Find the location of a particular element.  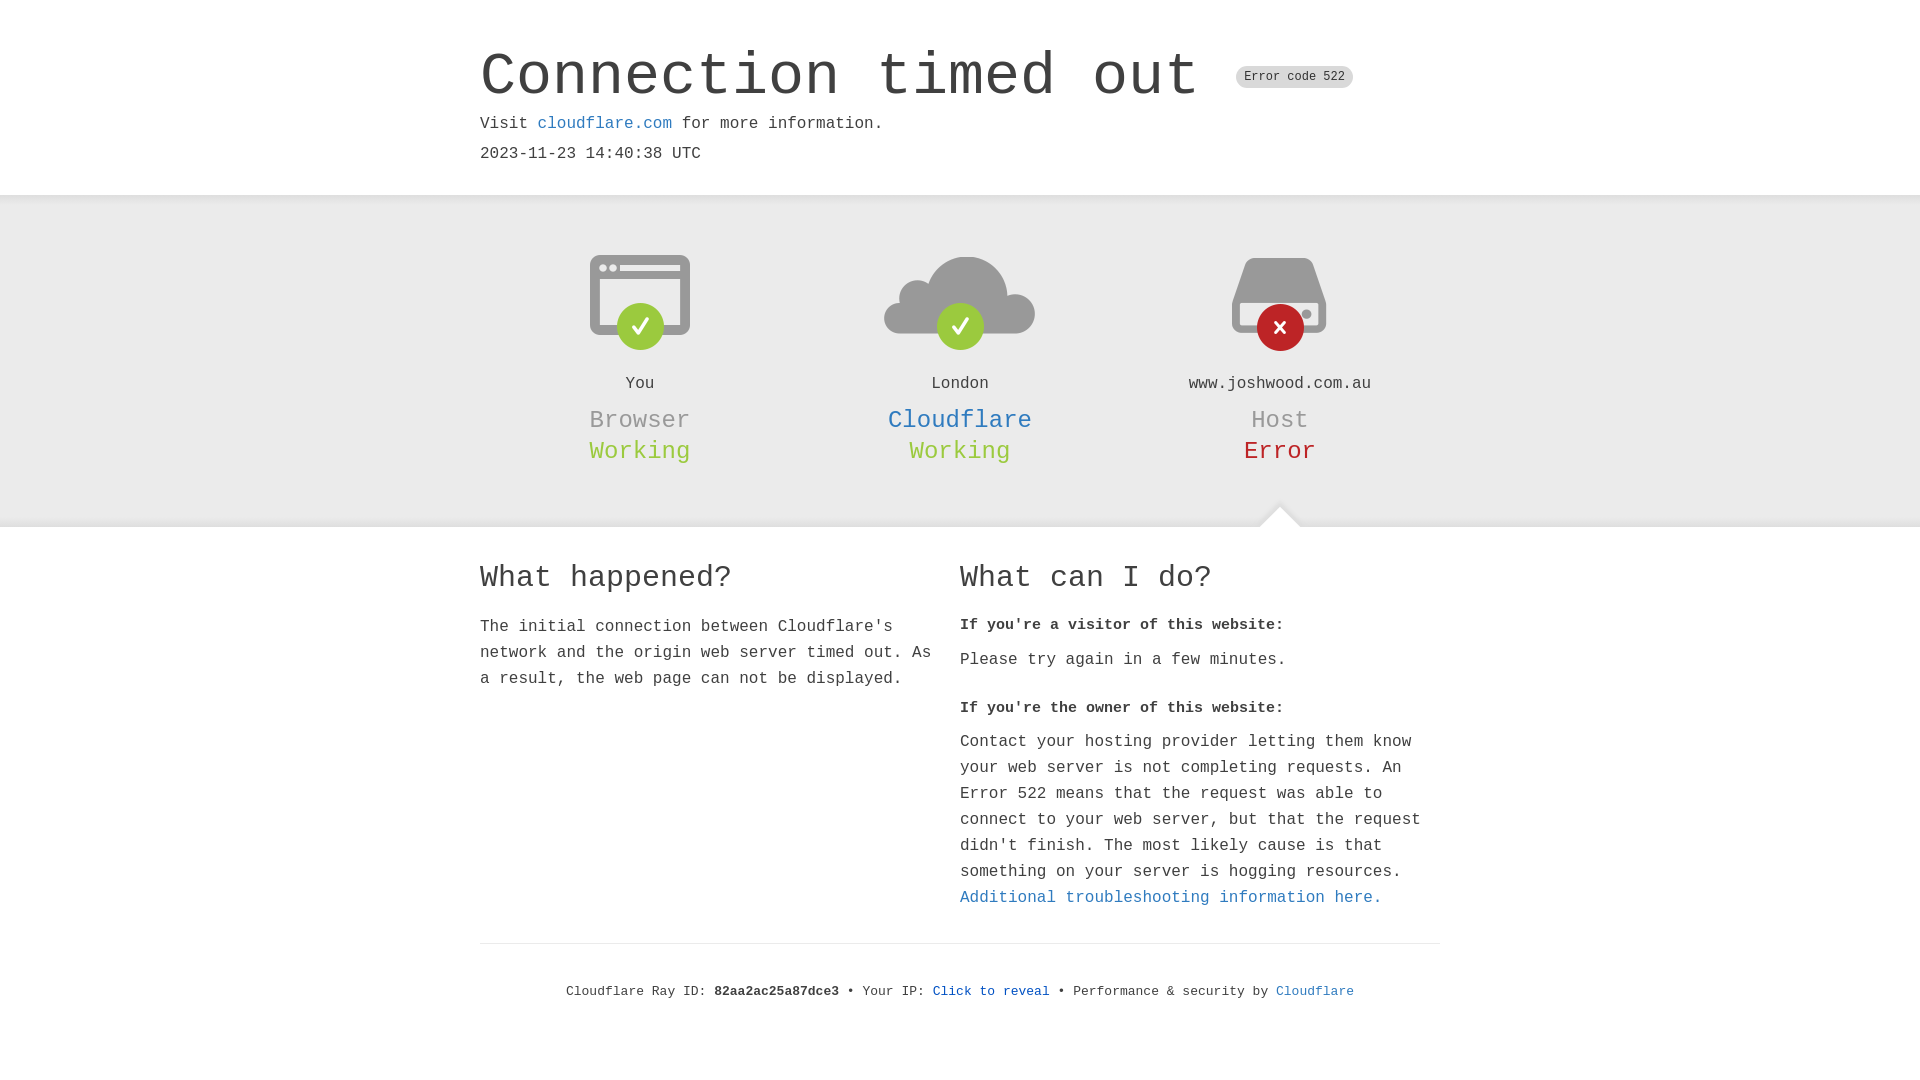

'Additional troubleshooting information here.' is located at coordinates (1171, 897).